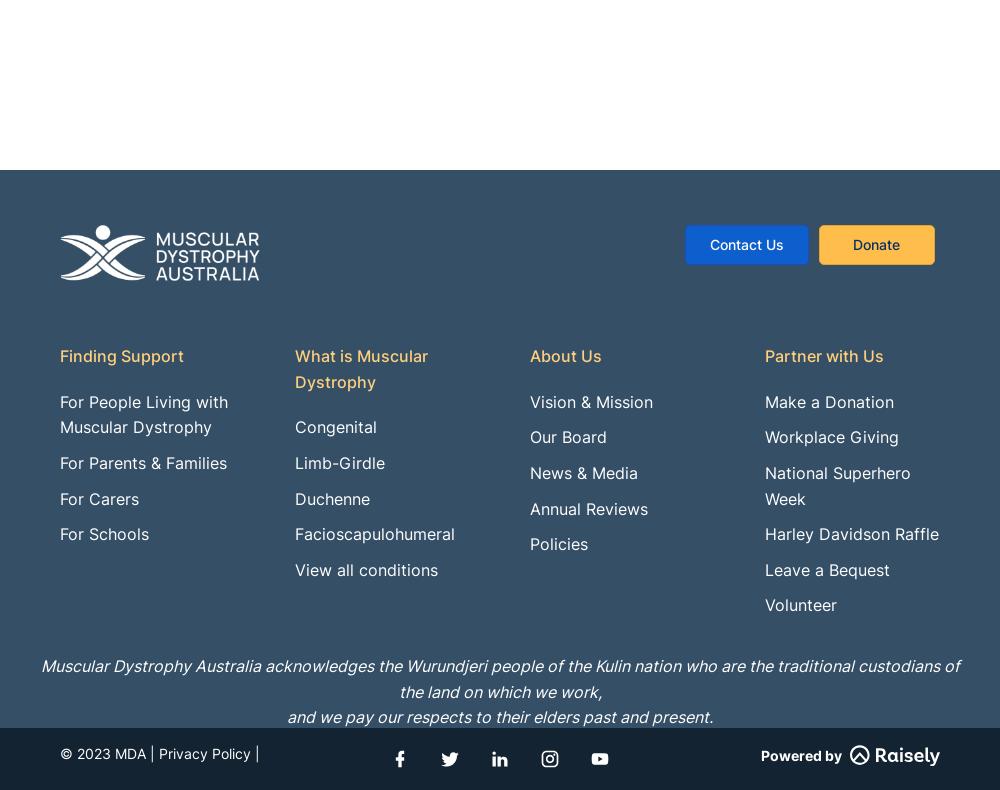 The height and width of the screenshot is (790, 1000). I want to click on 'Harley Davidson Raffle', so click(851, 532).